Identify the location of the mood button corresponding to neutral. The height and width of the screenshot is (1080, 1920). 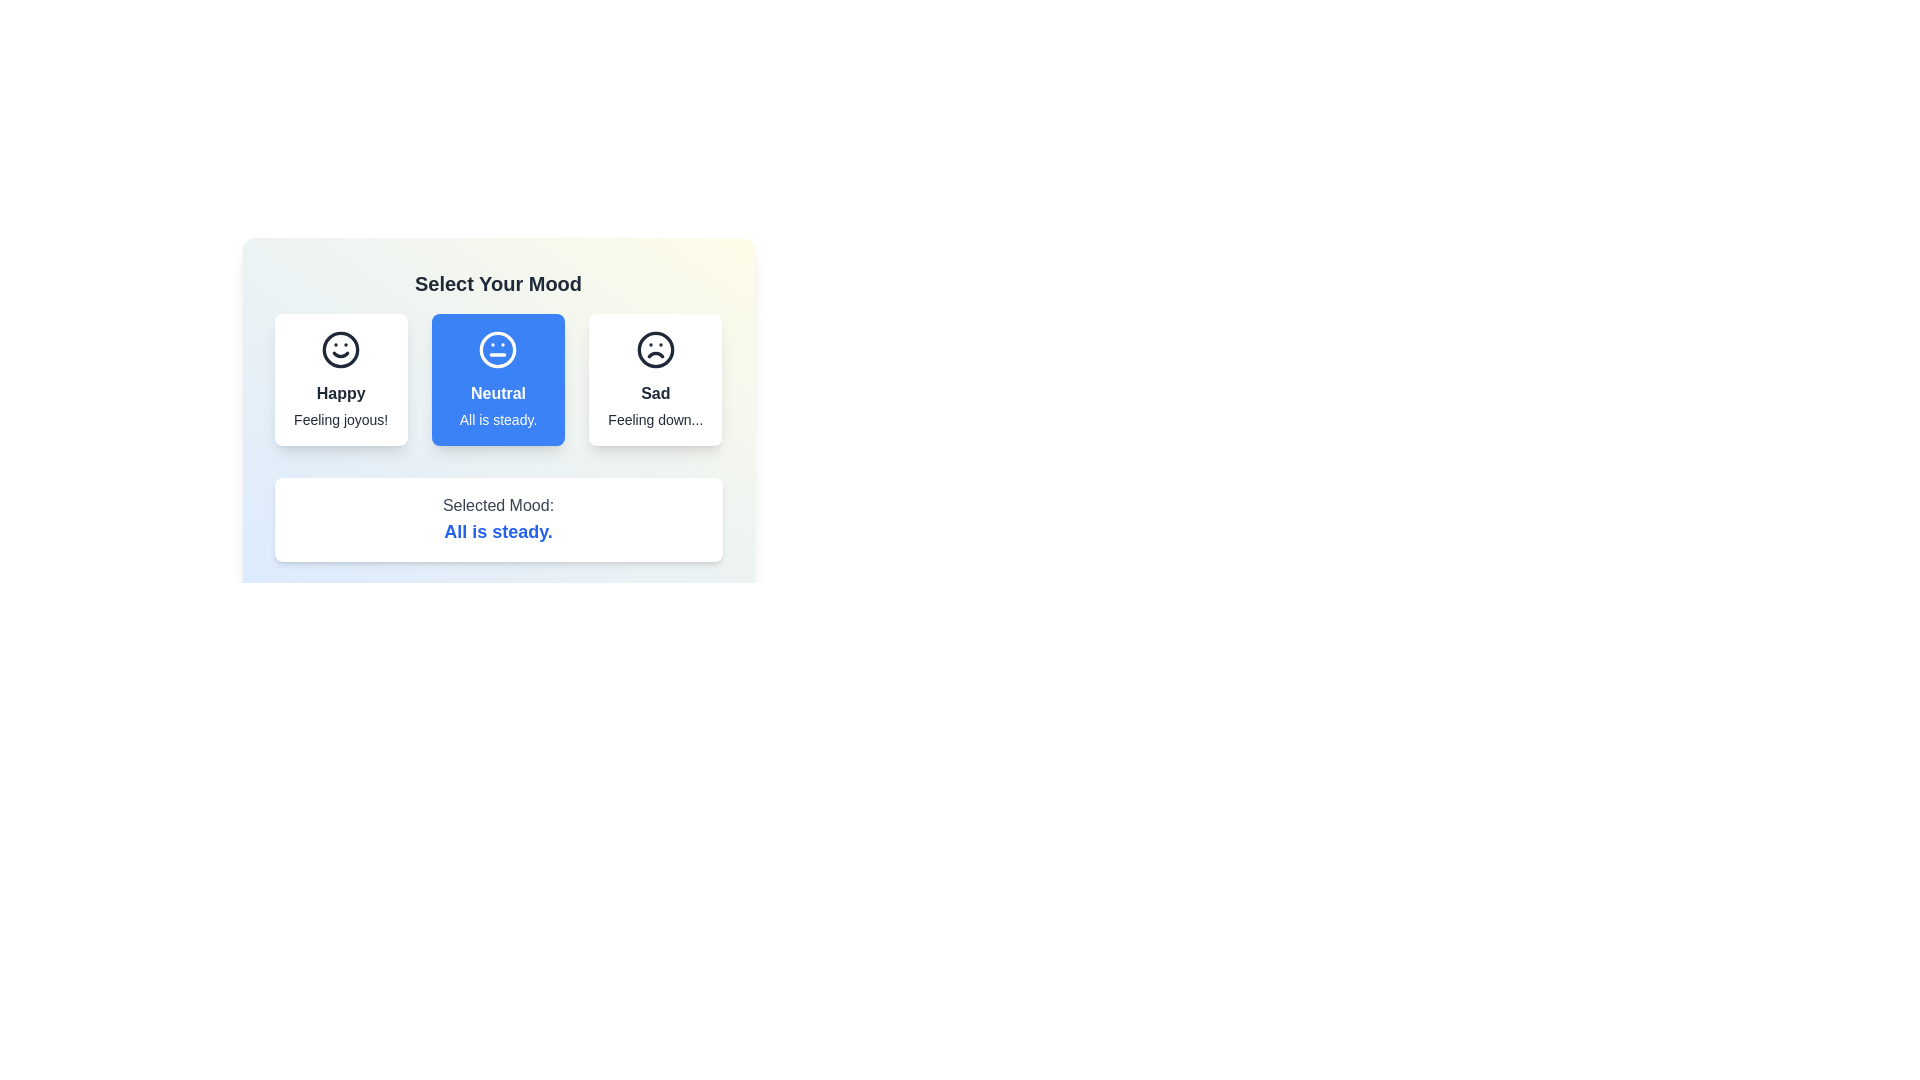
(498, 380).